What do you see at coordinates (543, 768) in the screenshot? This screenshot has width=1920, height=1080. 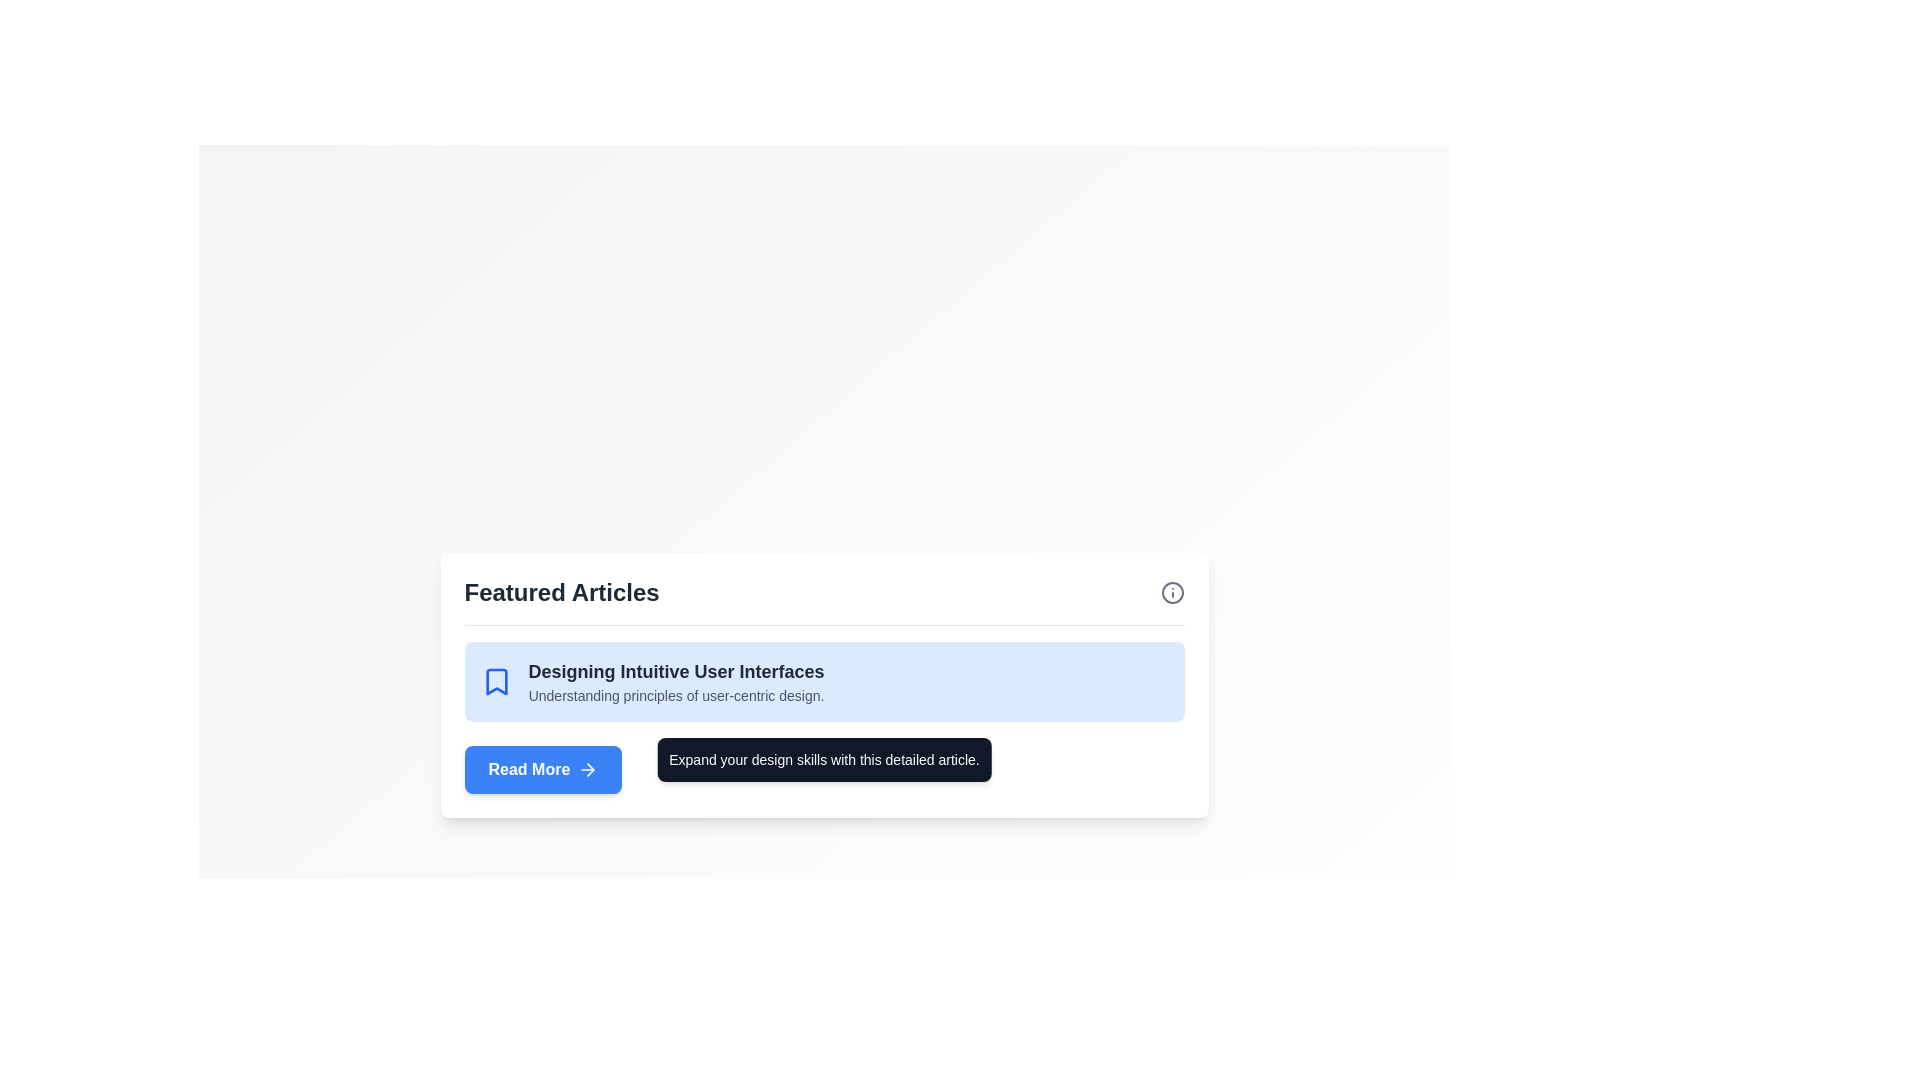 I see `the rectangular button with rounded corners that has a vibrant blue background and white text reading 'Read More' to change its visual state` at bounding box center [543, 768].